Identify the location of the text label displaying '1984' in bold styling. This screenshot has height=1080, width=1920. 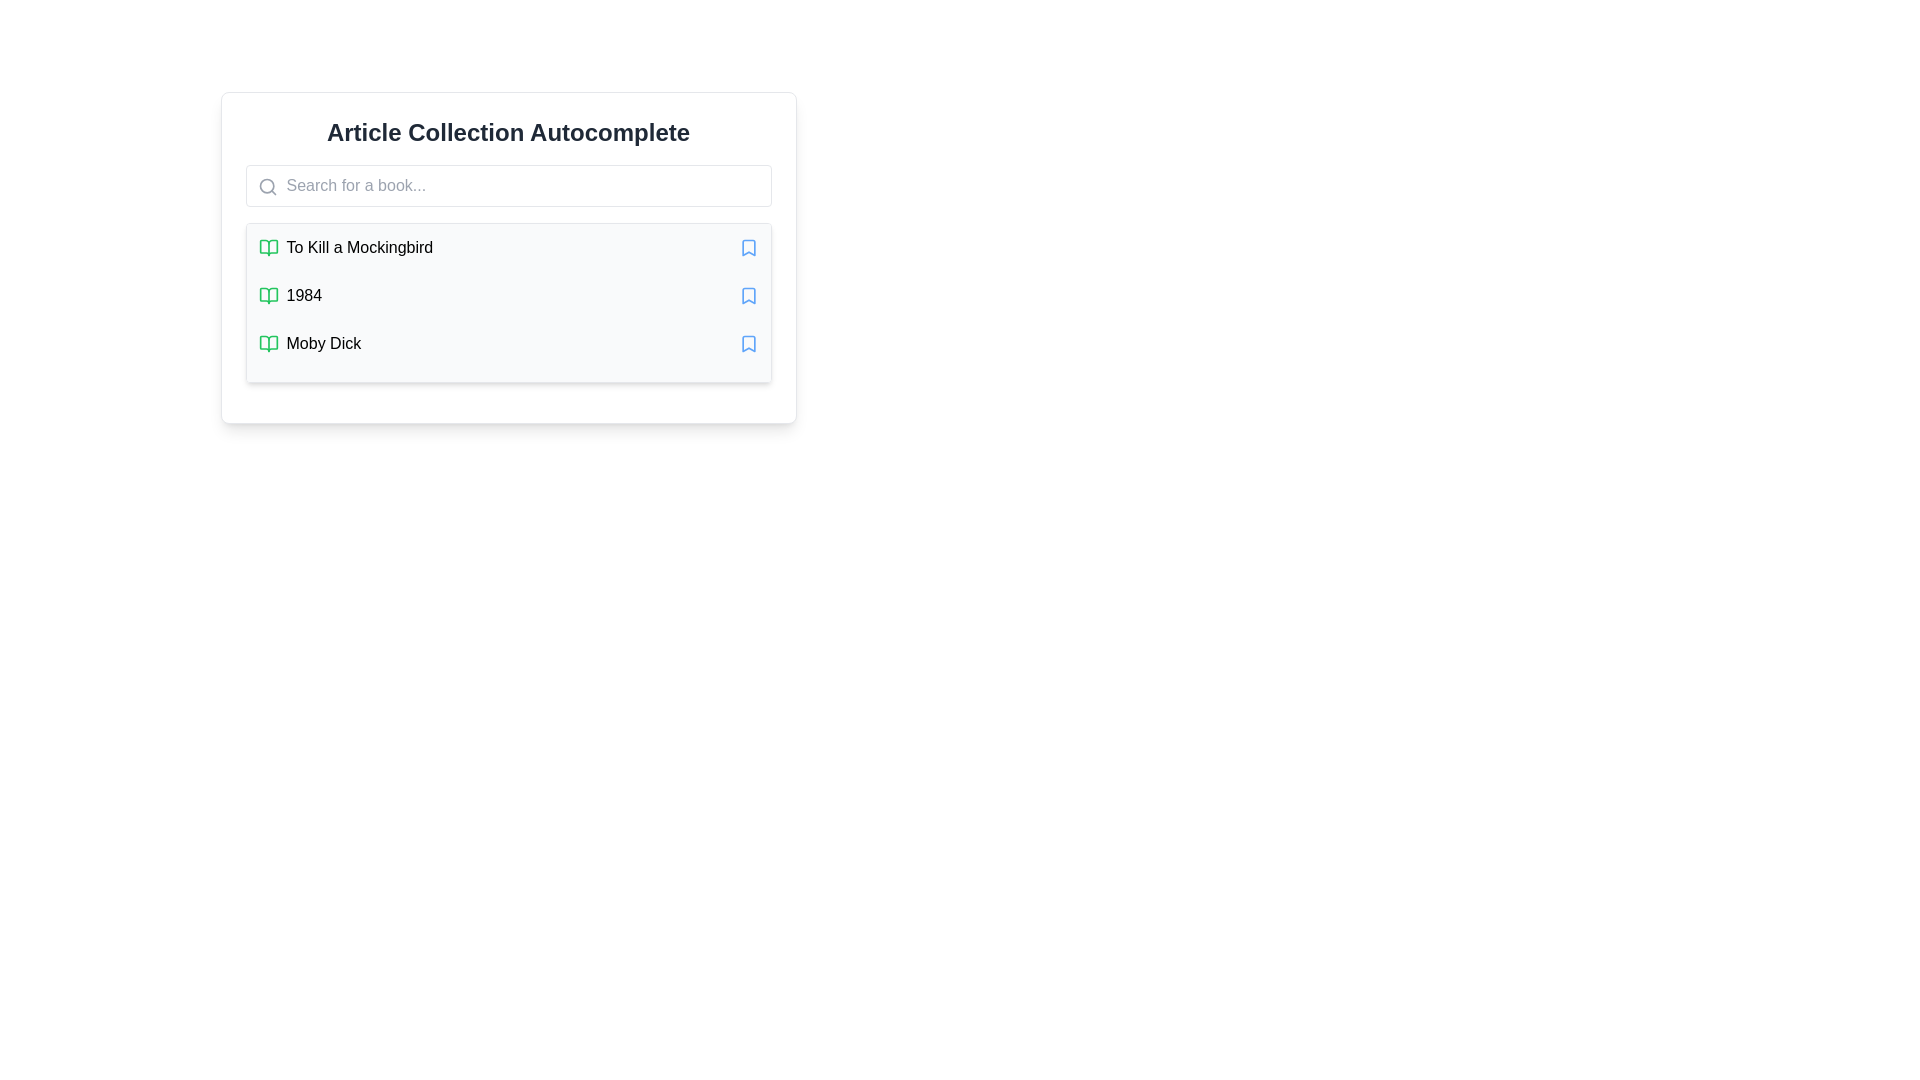
(289, 296).